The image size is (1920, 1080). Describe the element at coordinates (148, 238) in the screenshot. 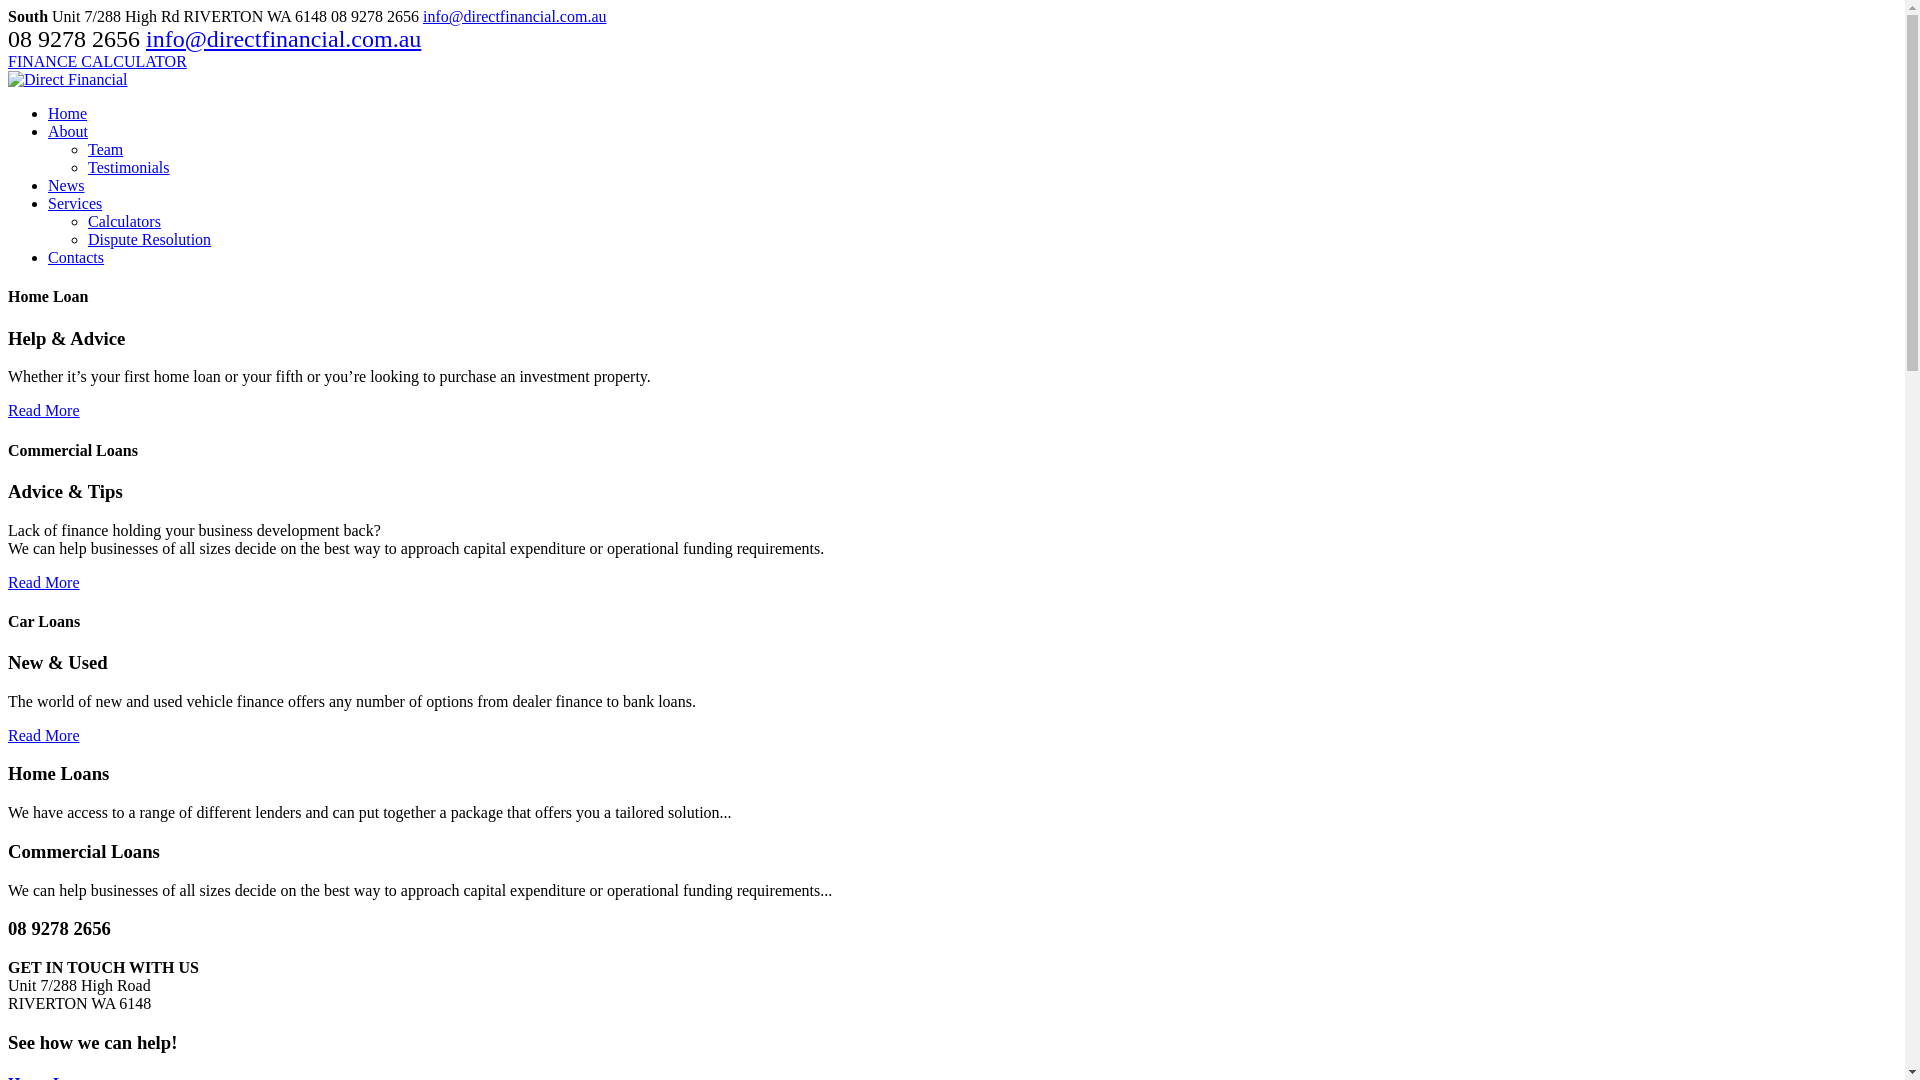

I see `'Dispute Resolution'` at that location.